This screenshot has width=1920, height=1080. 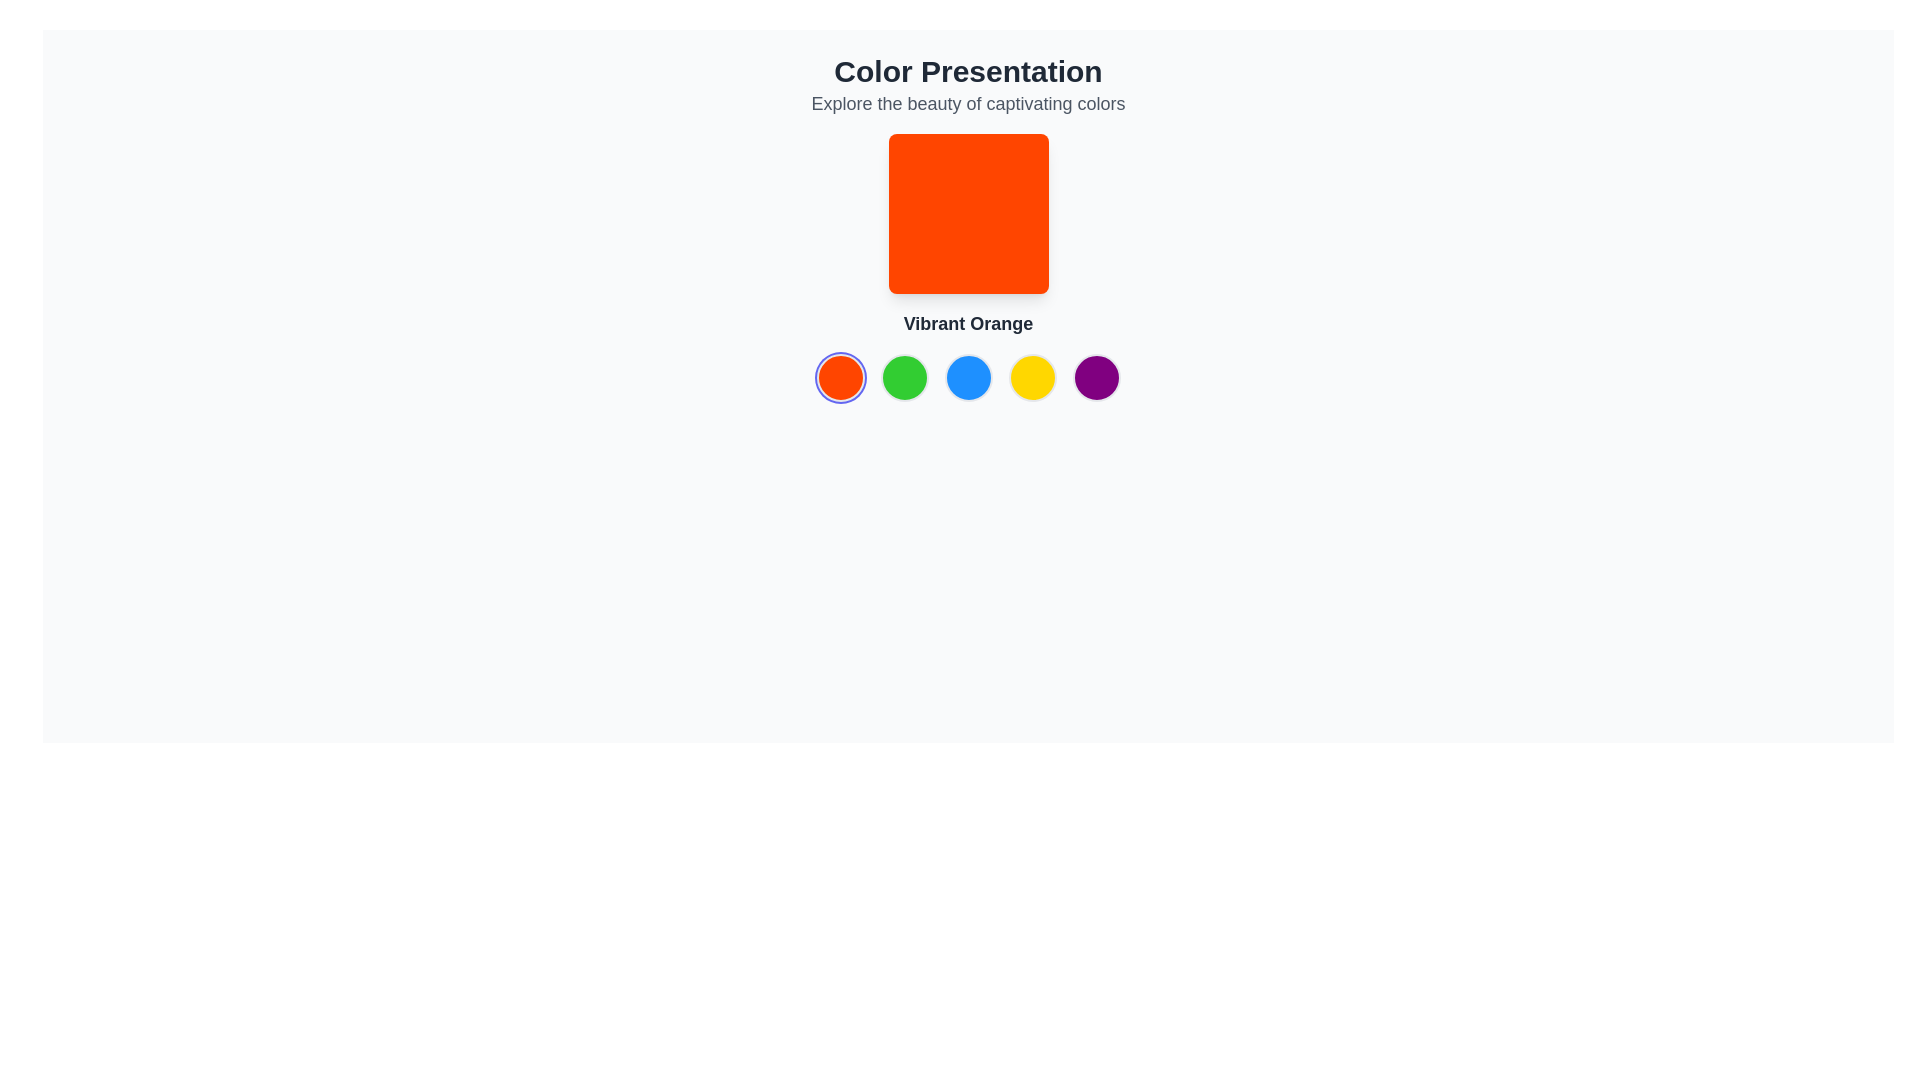 I want to click on the third circular button from the left, so click(x=968, y=378).